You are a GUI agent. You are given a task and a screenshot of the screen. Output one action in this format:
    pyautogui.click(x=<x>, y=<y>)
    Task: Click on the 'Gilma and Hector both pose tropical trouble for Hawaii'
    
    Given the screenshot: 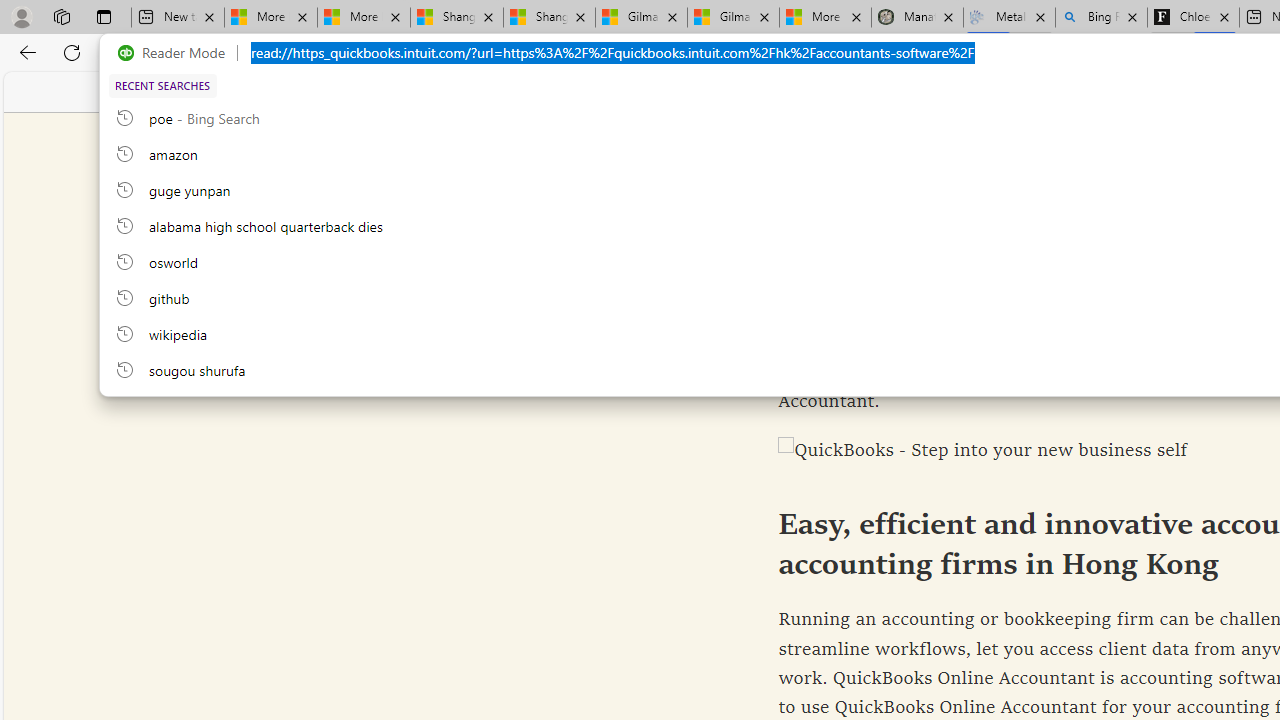 What is the action you would take?
    pyautogui.click(x=732, y=17)
    